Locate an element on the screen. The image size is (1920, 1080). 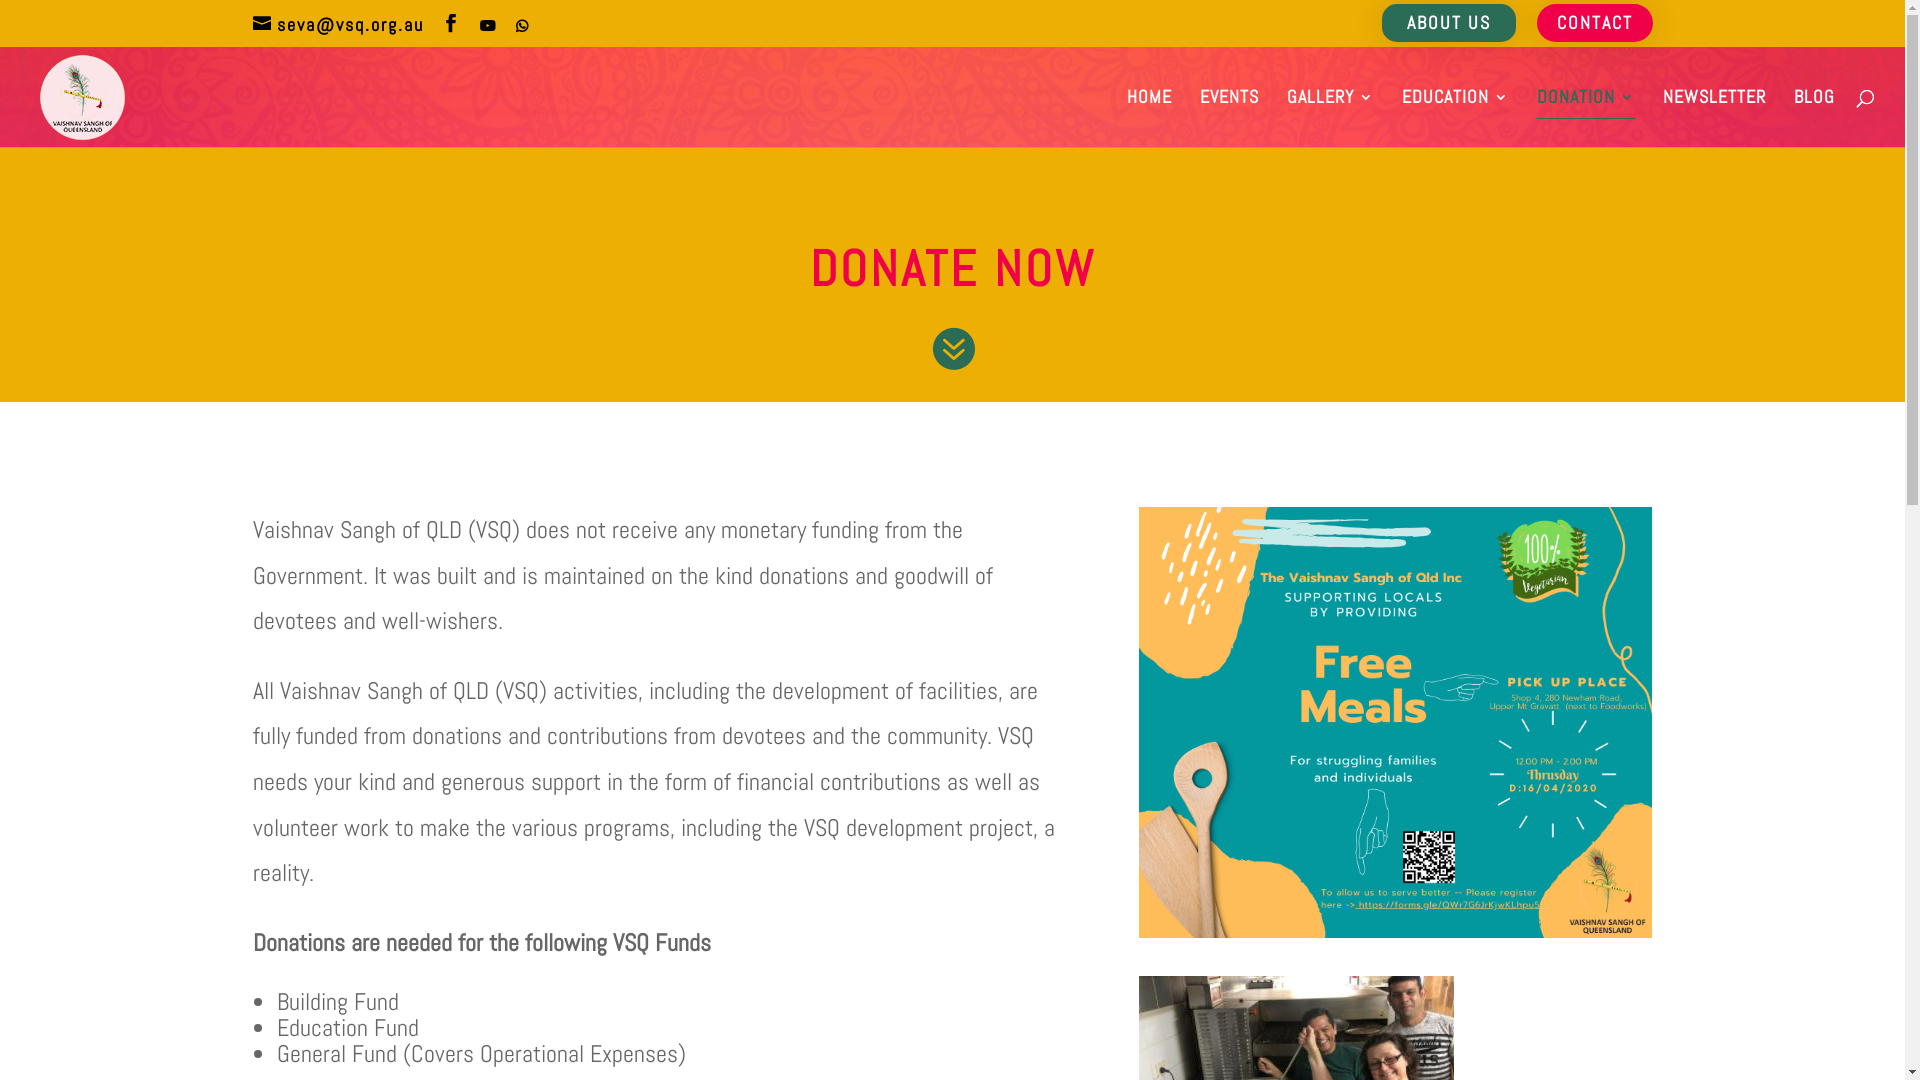
'EVENTS' is located at coordinates (1228, 118).